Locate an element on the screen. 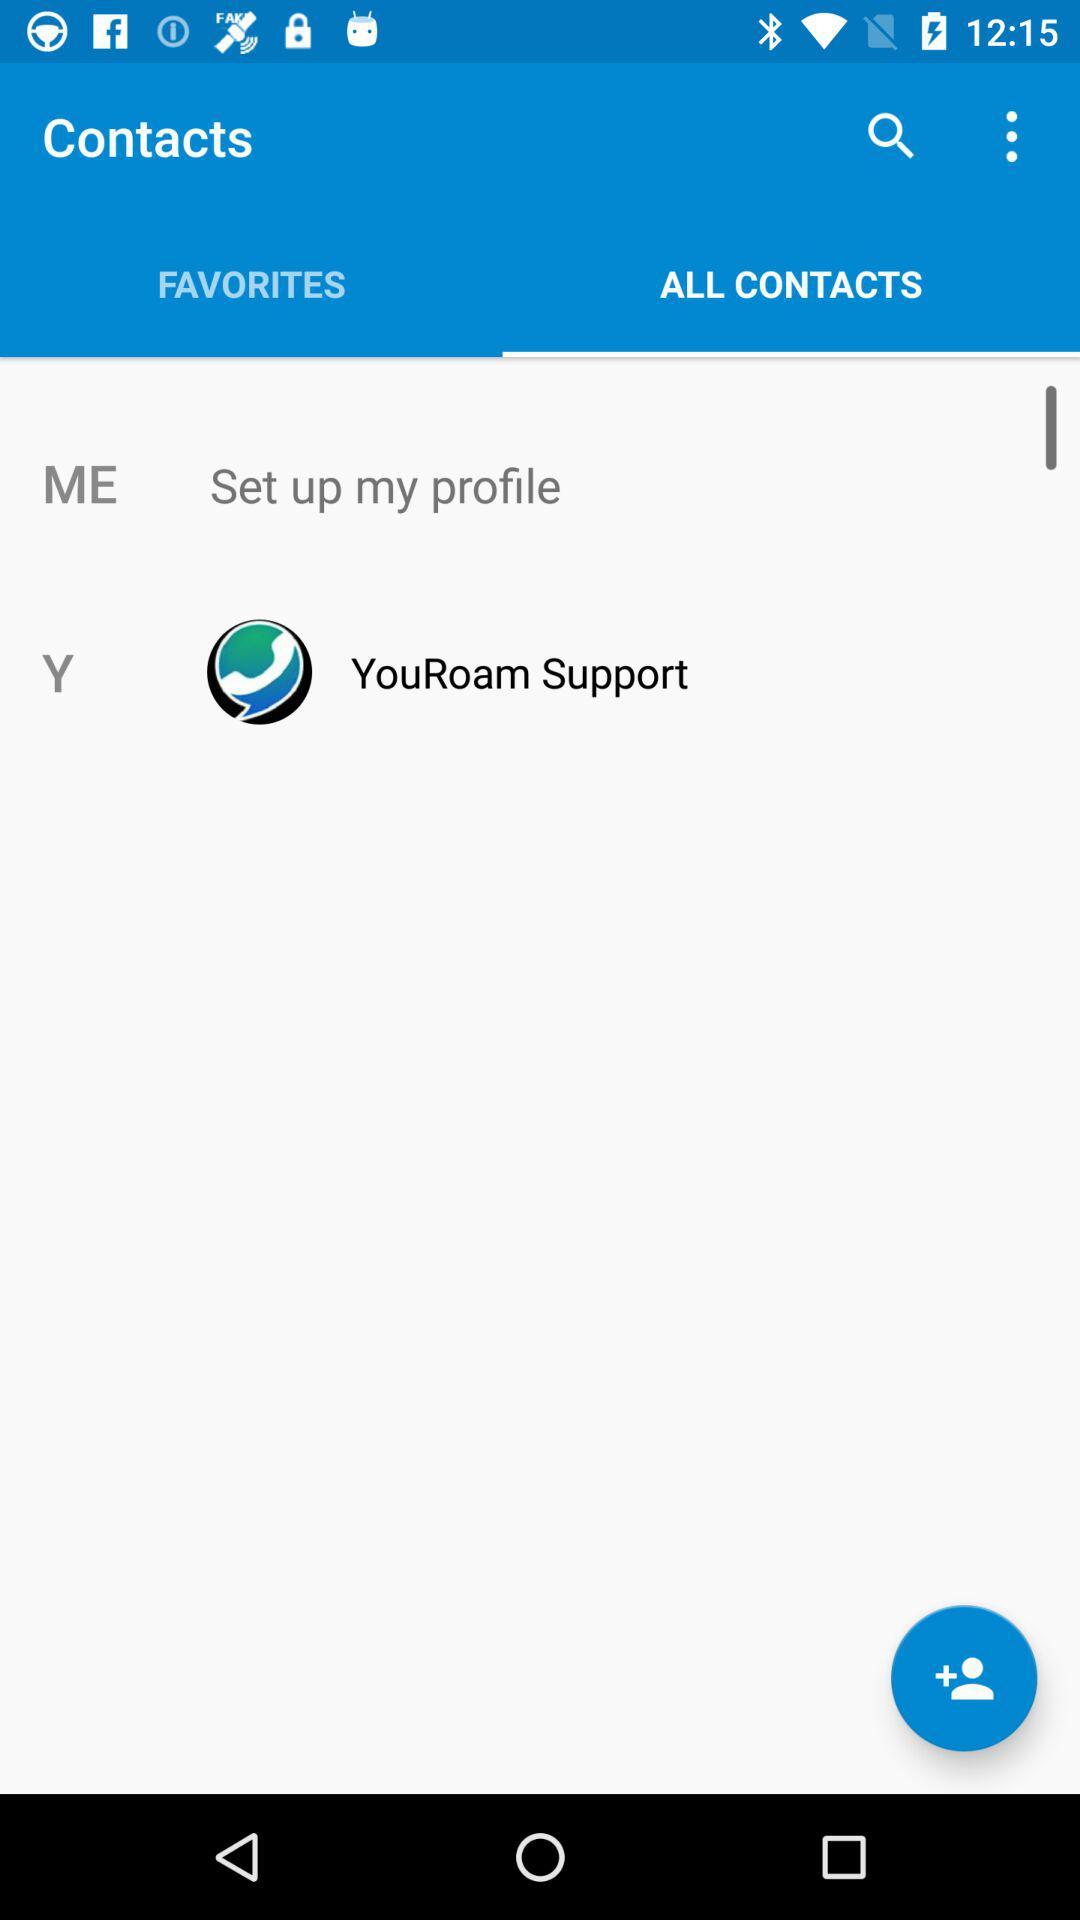  item above the set up my icon is located at coordinates (790, 282).